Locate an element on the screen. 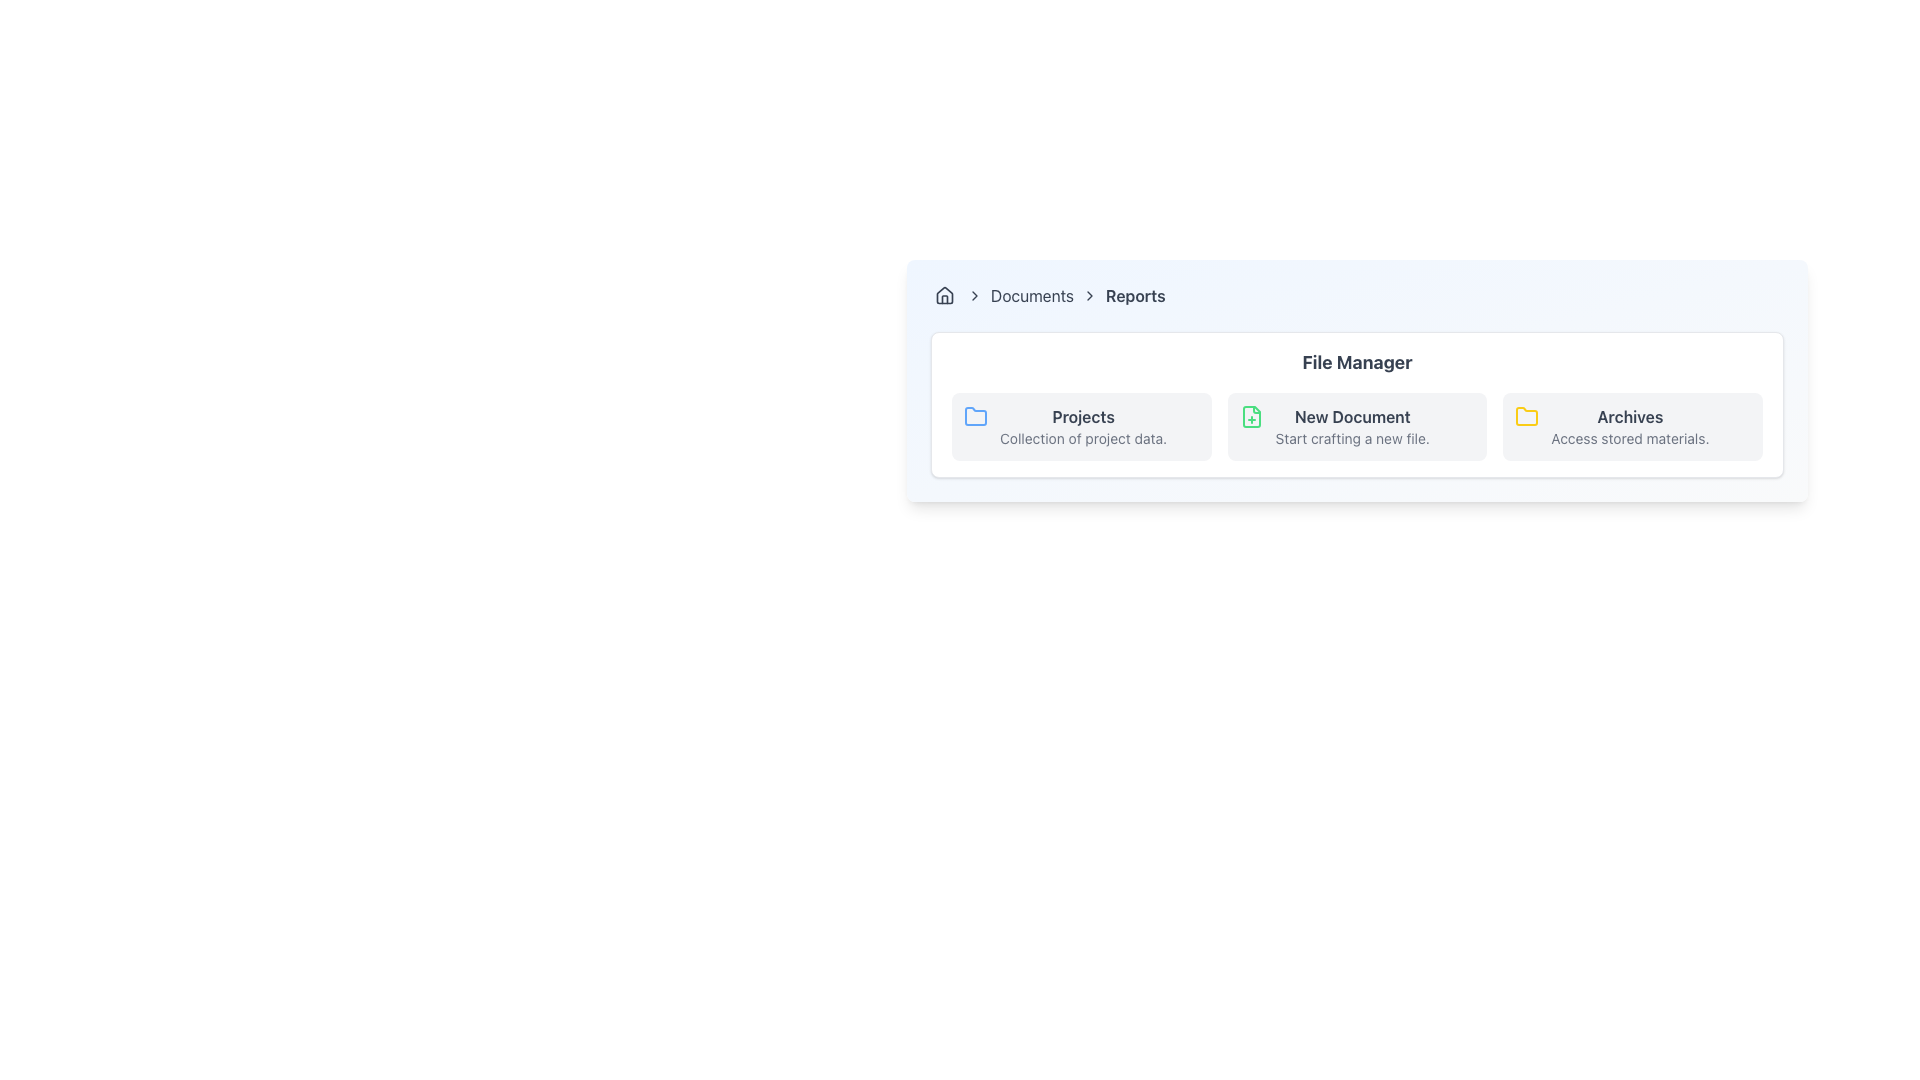 Image resolution: width=1920 pixels, height=1080 pixels. the text block displaying 'Projects' with the subtitle 'Collection of project data.' in the File Manager section is located at coordinates (1082, 426).